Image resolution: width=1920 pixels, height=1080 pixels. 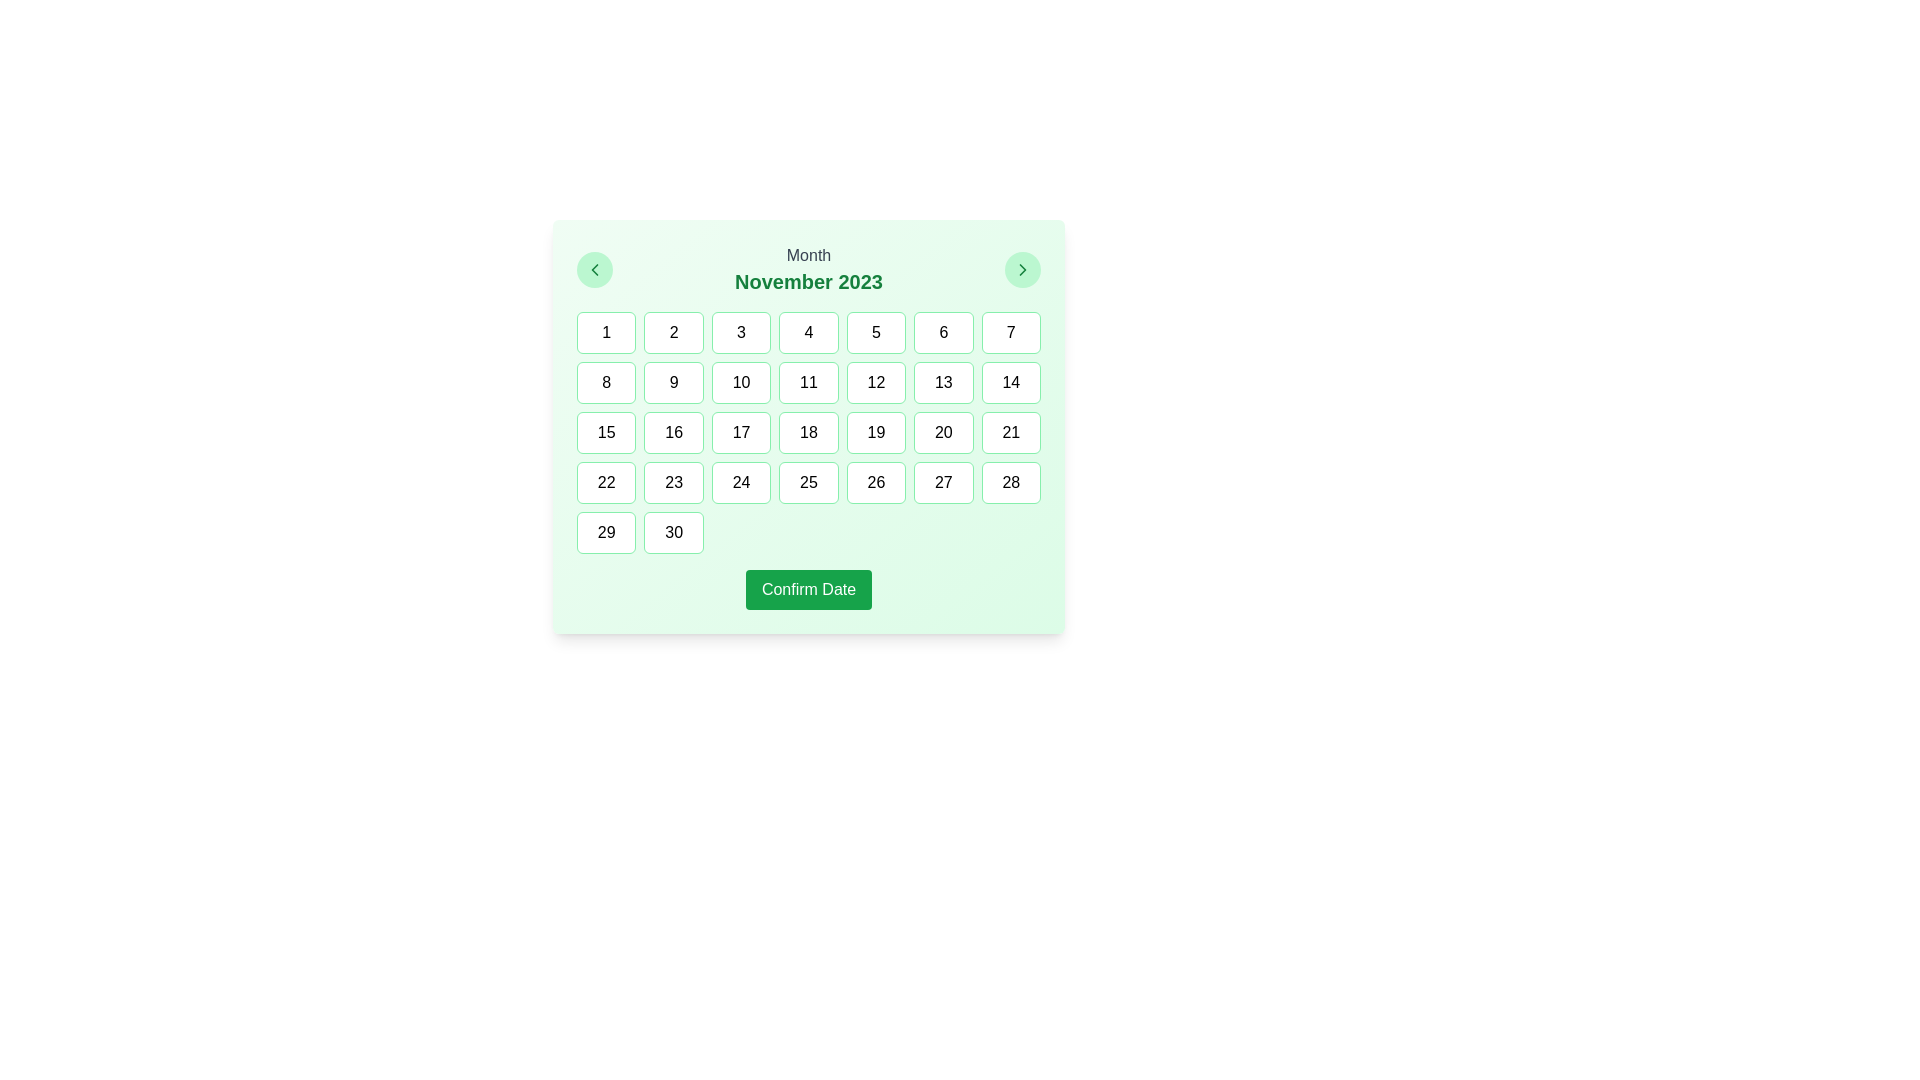 What do you see at coordinates (942, 382) in the screenshot?
I see `the rectangular button labeled '13' with a white background and green border` at bounding box center [942, 382].